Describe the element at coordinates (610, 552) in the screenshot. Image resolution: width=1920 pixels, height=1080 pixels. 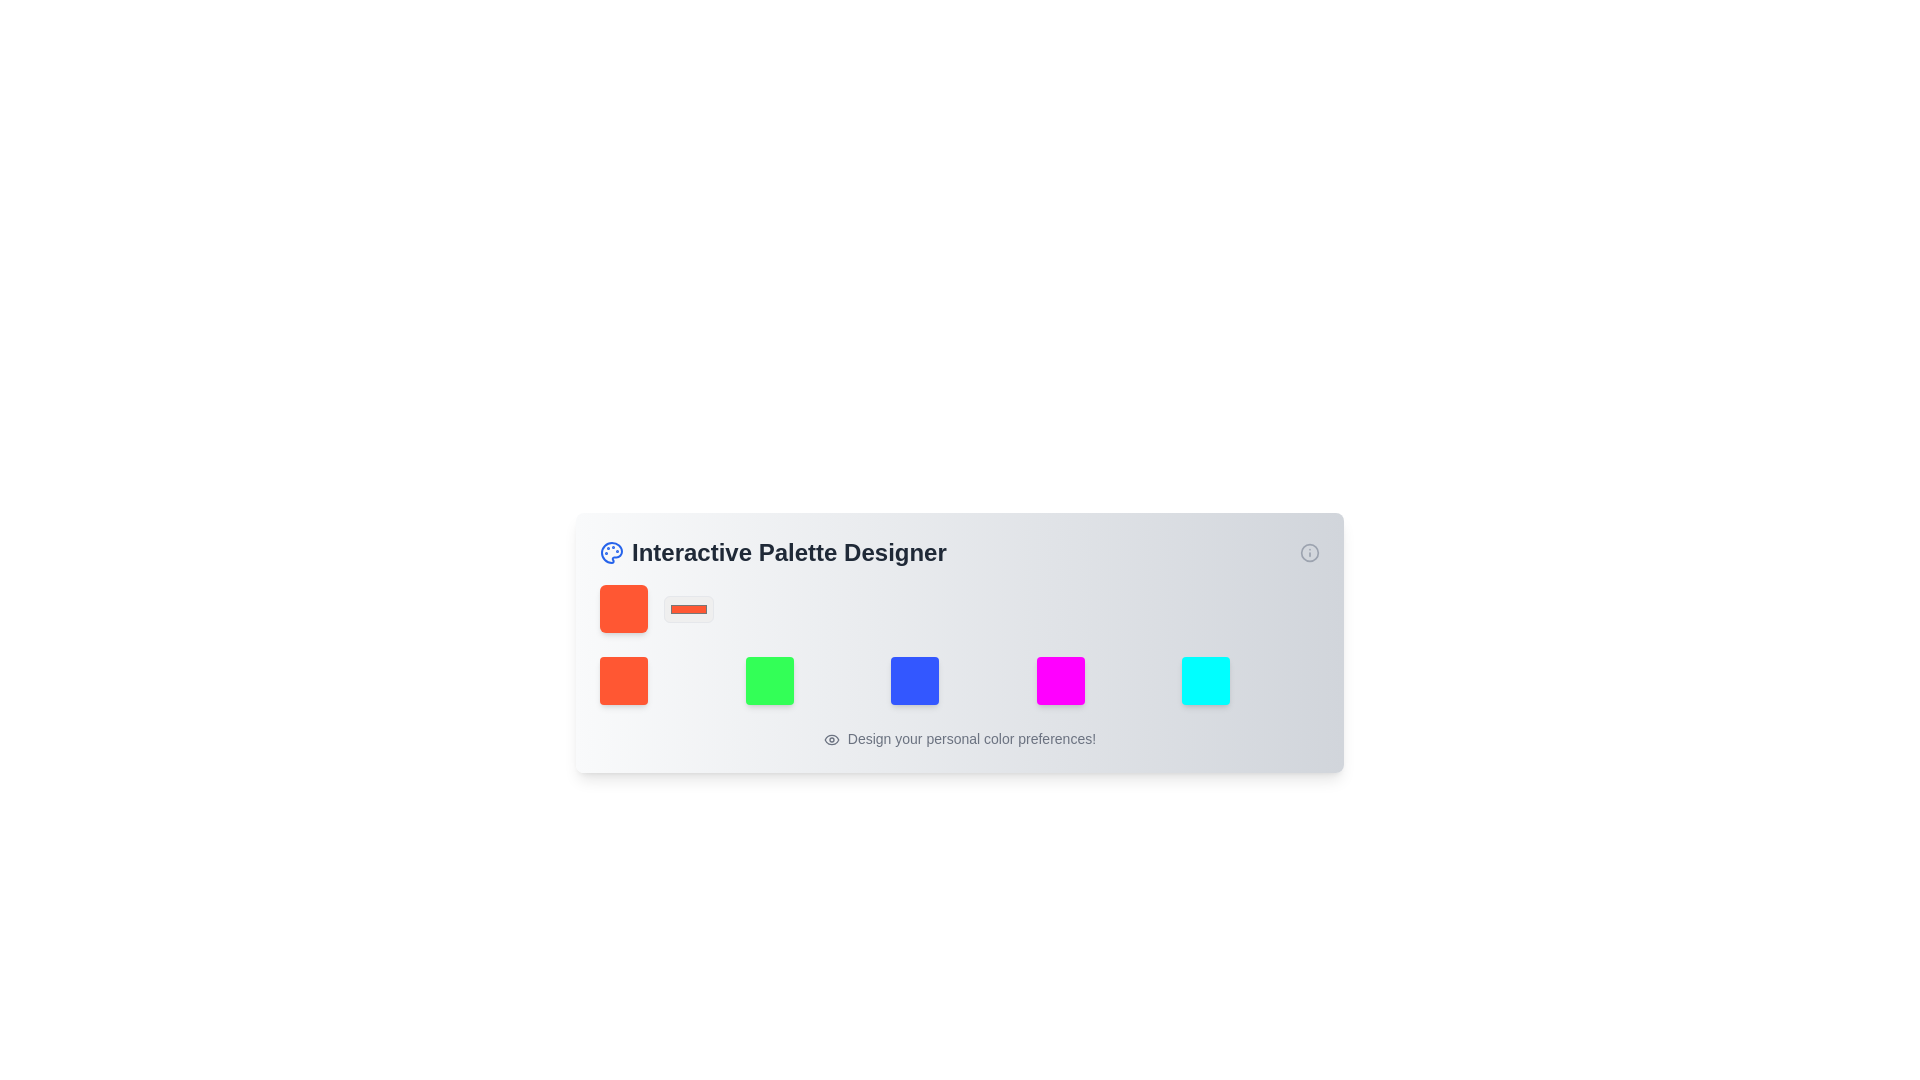
I see `the decorative icon representing the theme of the 'Interactive Palette Designer' application, located at the extreme left of the heading row` at that location.